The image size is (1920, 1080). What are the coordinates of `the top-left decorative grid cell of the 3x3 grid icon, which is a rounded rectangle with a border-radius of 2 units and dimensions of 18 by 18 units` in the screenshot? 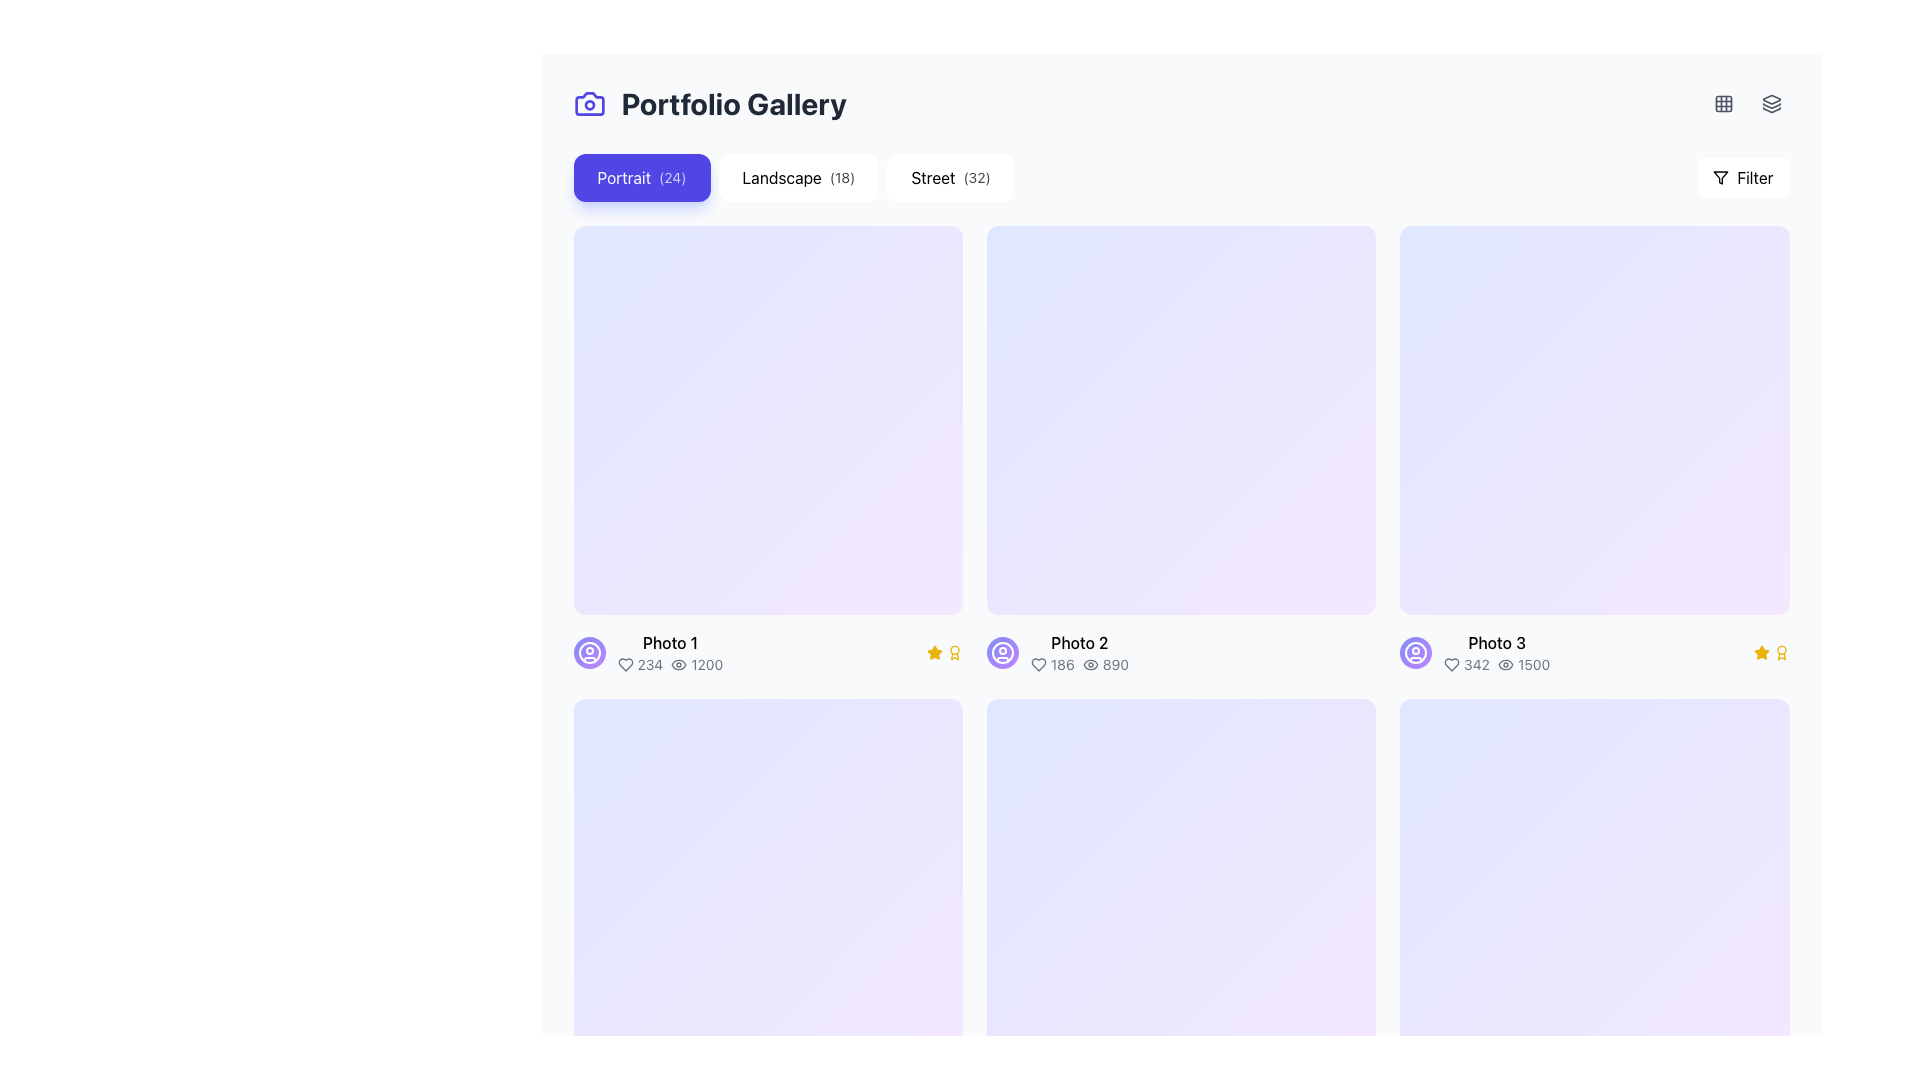 It's located at (1722, 104).